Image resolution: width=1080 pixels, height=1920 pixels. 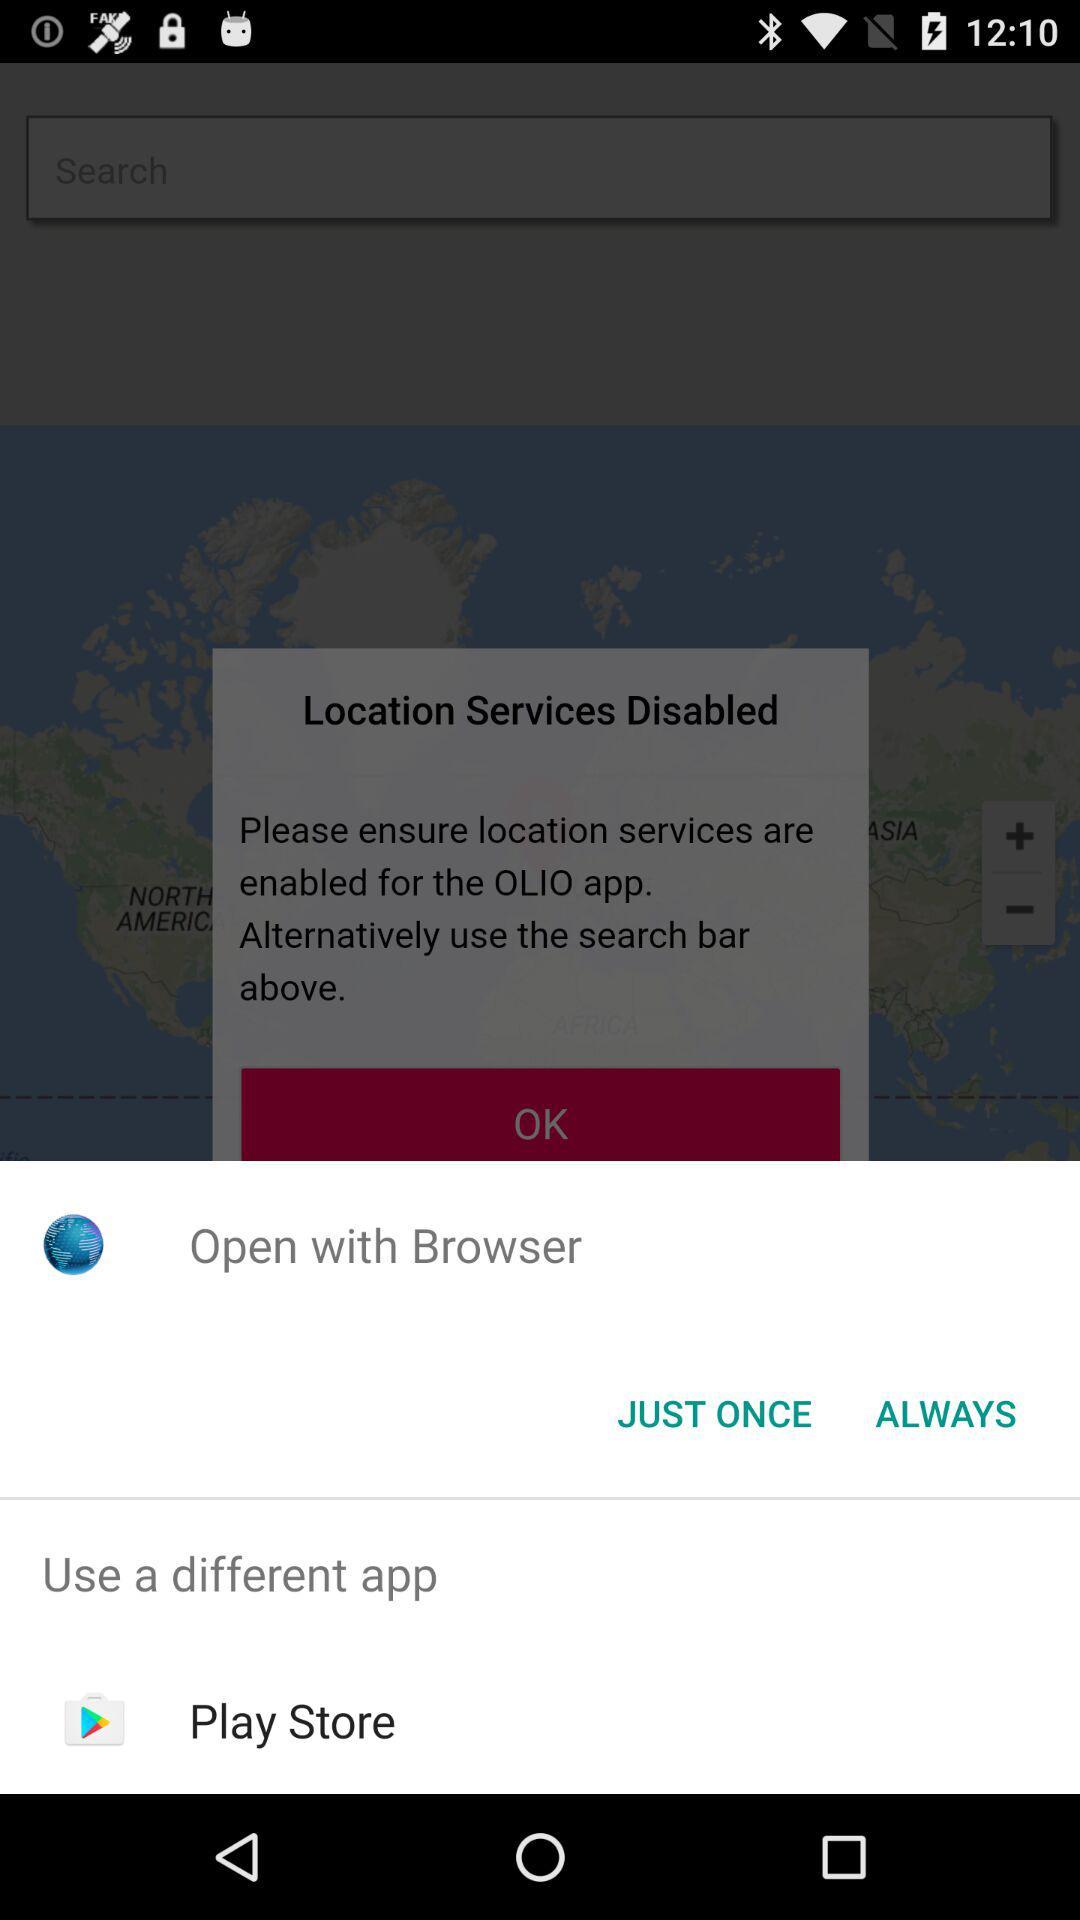 I want to click on just once, so click(x=713, y=1411).